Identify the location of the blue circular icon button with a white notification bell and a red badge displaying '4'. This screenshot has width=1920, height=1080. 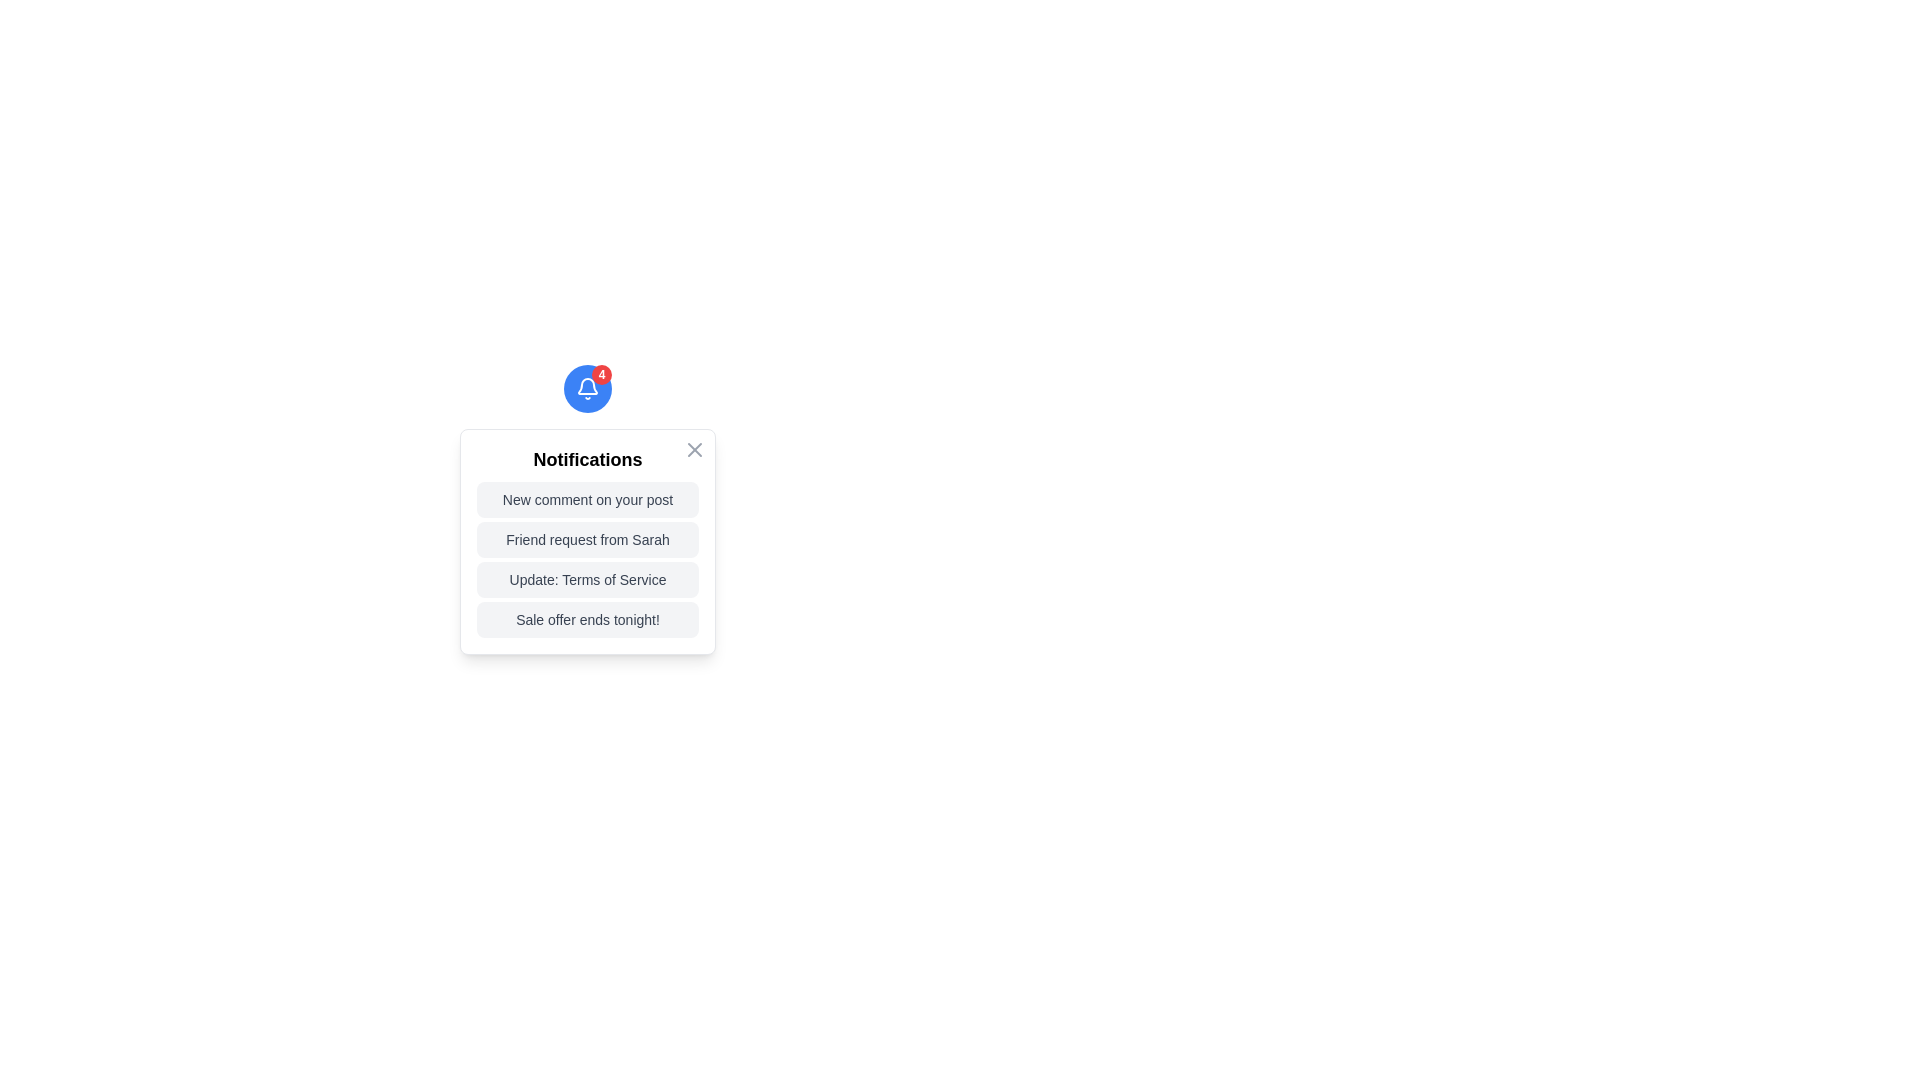
(587, 389).